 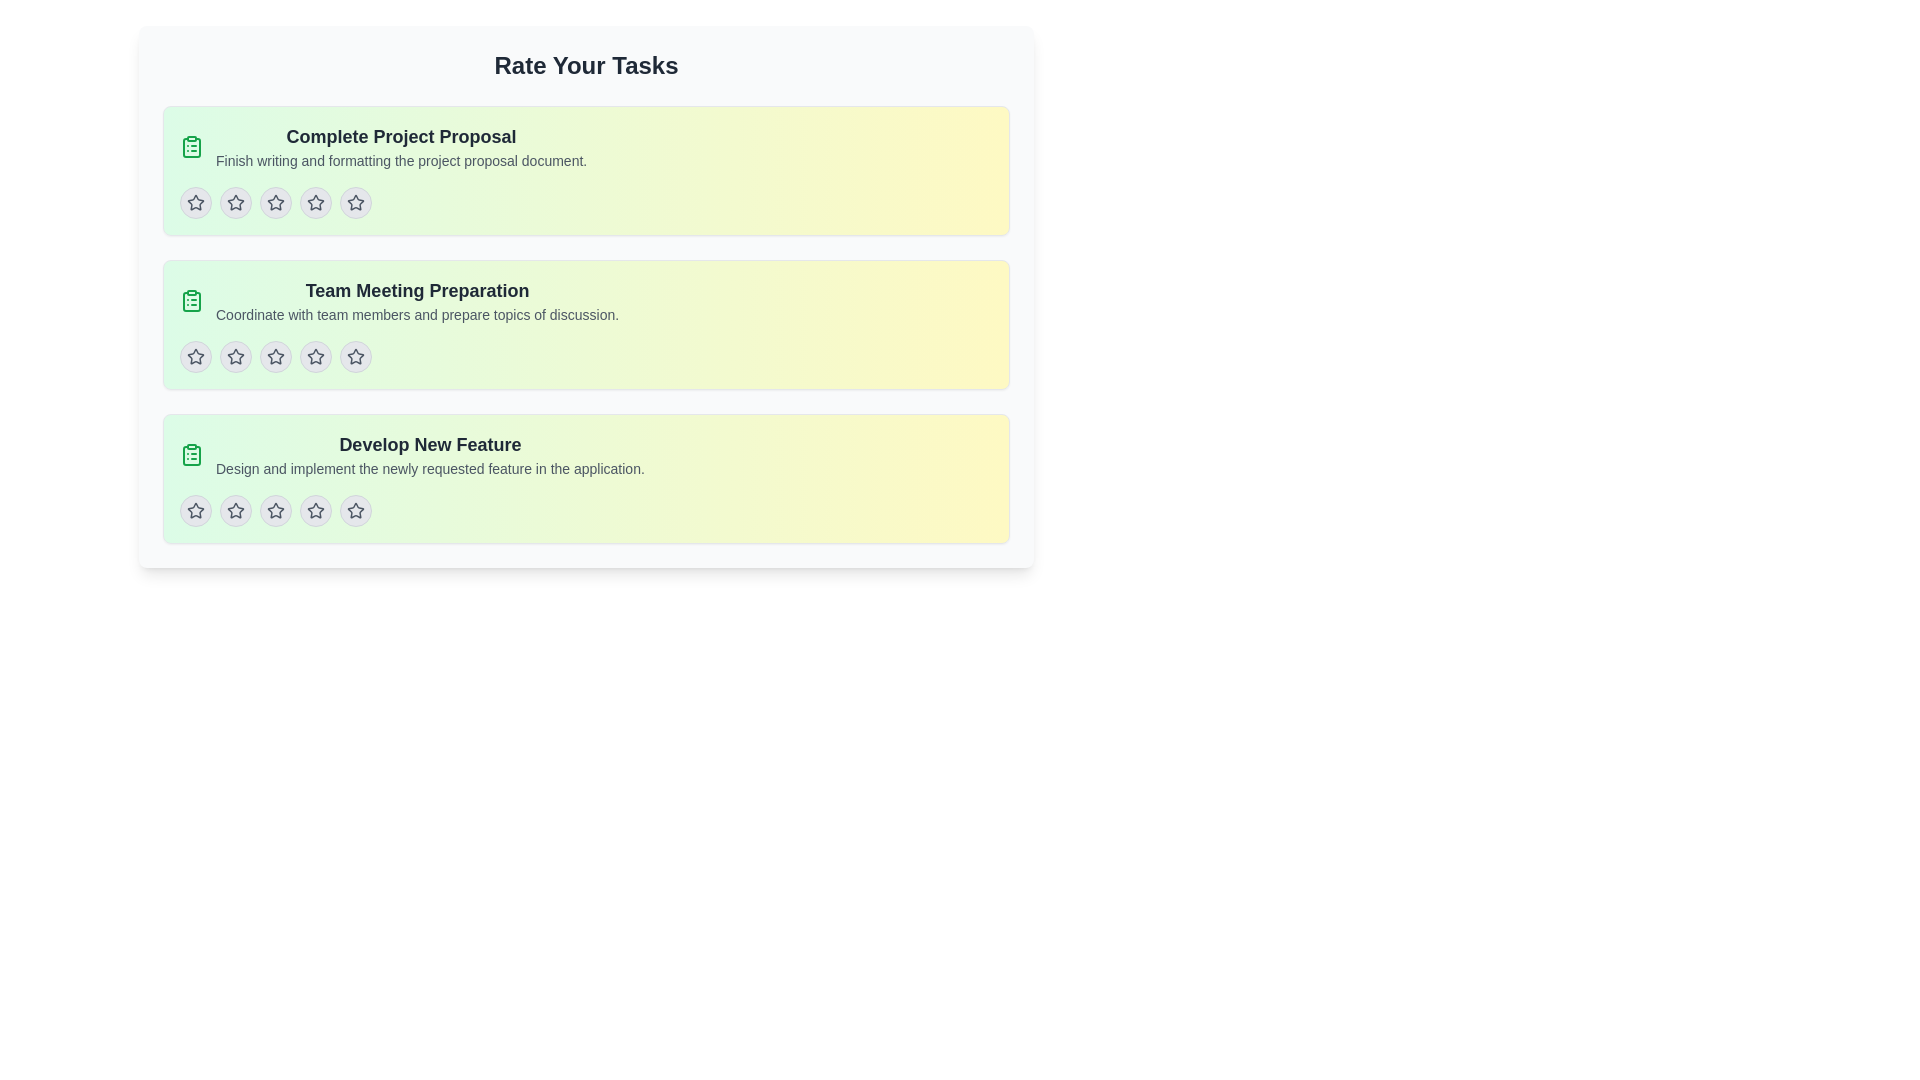 I want to click on the Rating star button, which is a circular button with a star icon inside, located under the 'Team Meeting Preparation' task, so click(x=196, y=356).